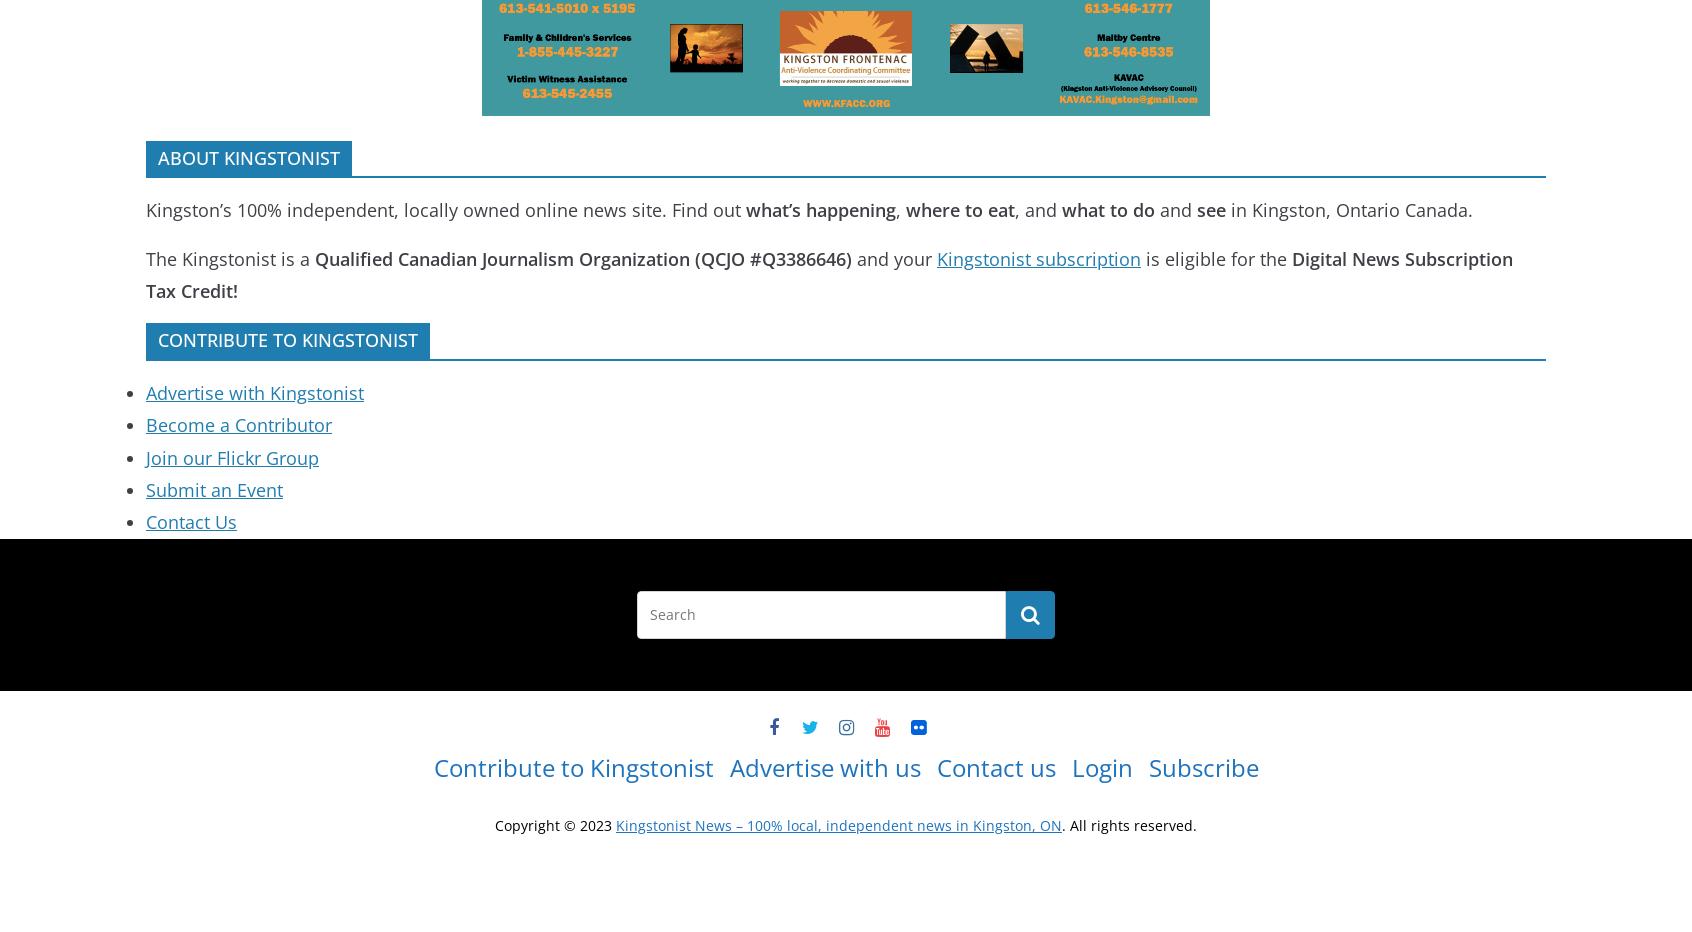 This screenshot has width=1692, height=932. I want to click on 'Digital News Subscription Tax Credit!', so click(829, 273).